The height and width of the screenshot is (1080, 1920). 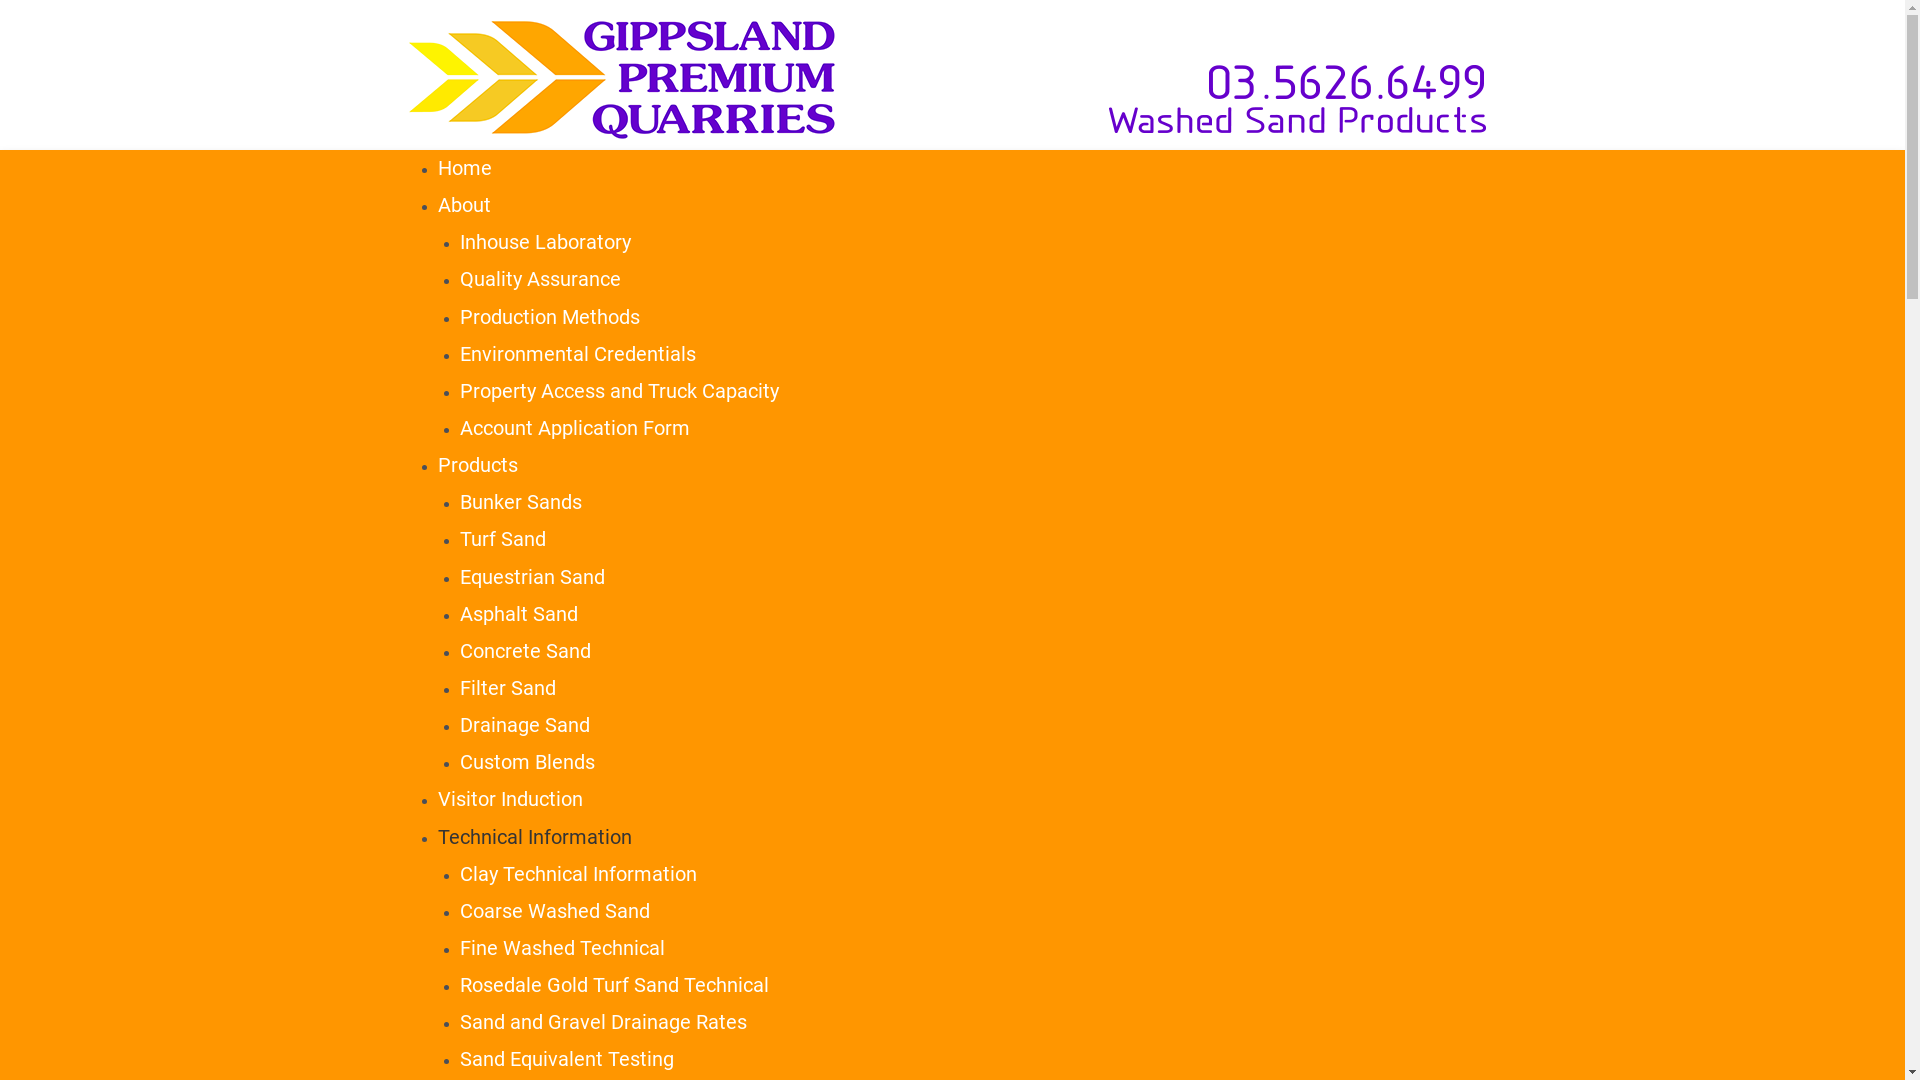 I want to click on 'Coarse Washed Sand', so click(x=555, y=910).